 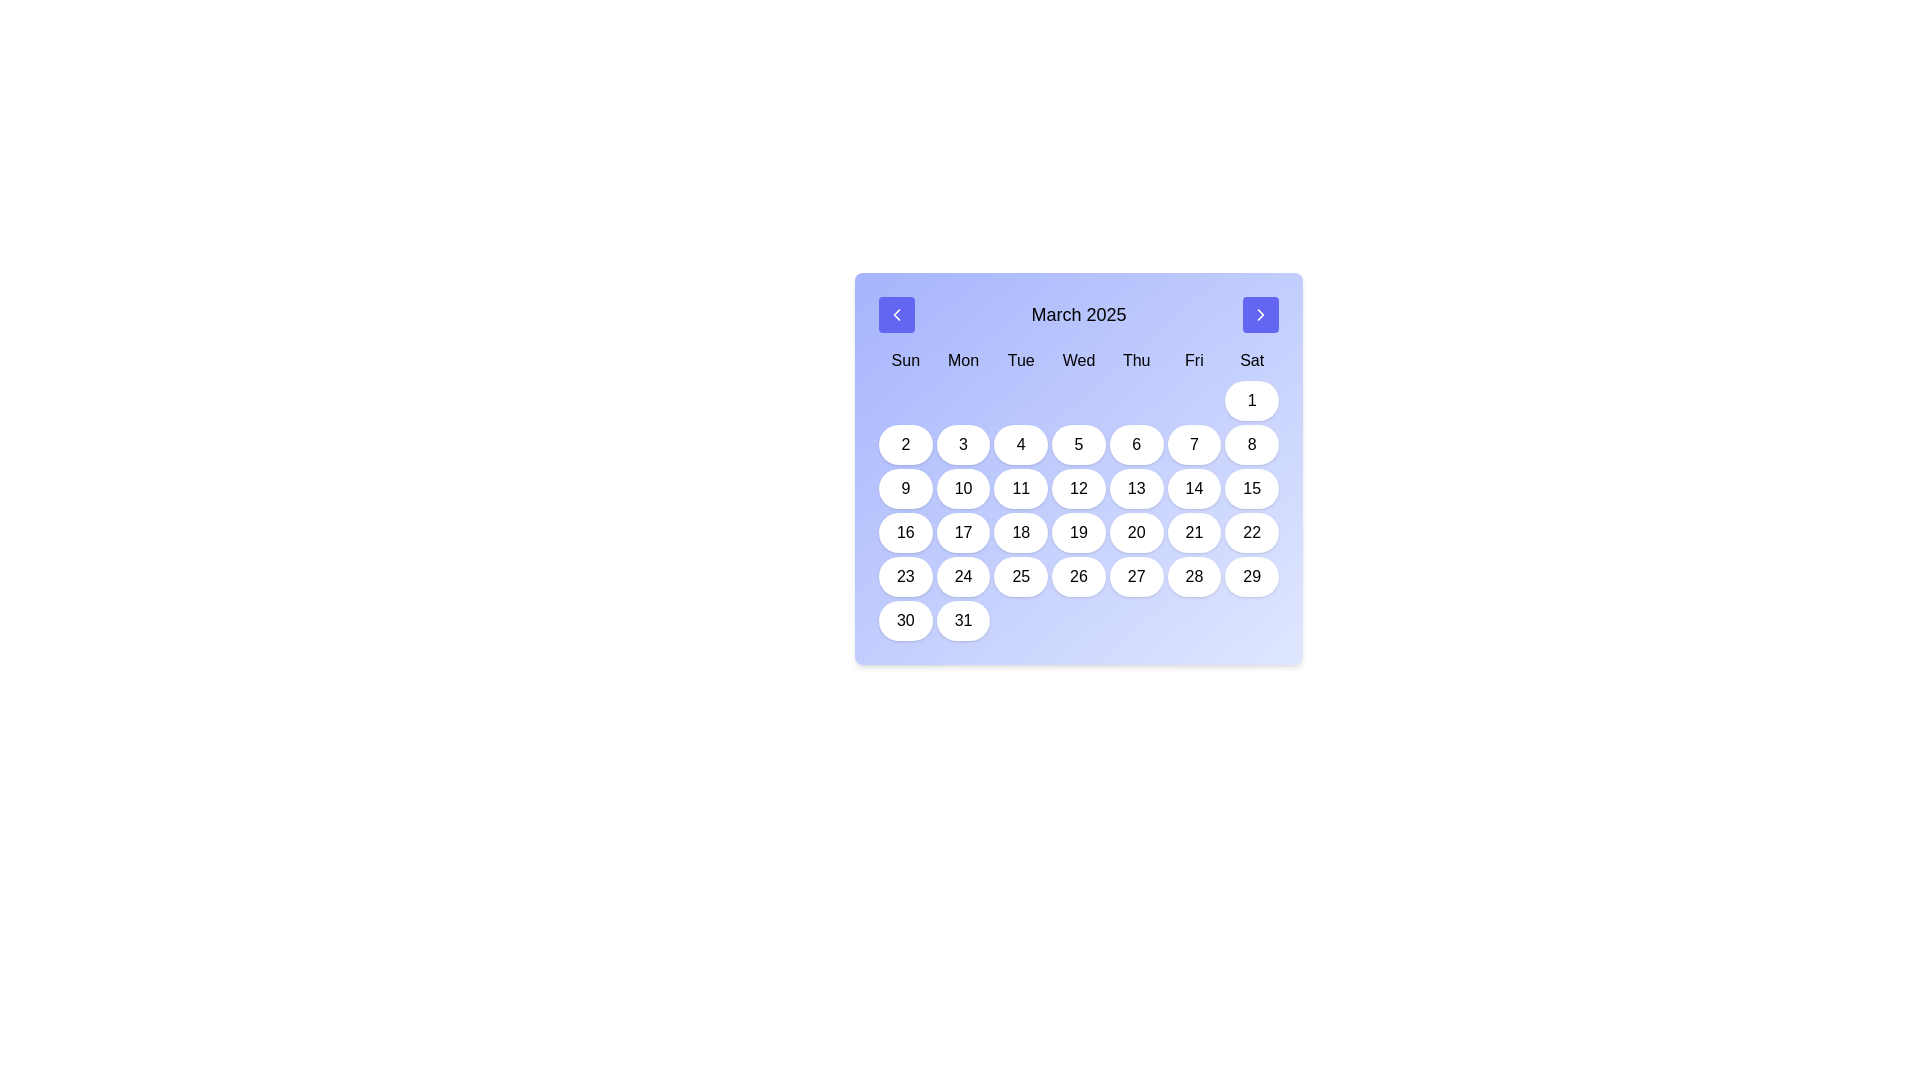 What do you see at coordinates (1078, 361) in the screenshot?
I see `the text-based row header of the calendar, which labels the columns for each day in March 2025, positioned directly below the title and above the date grid` at bounding box center [1078, 361].